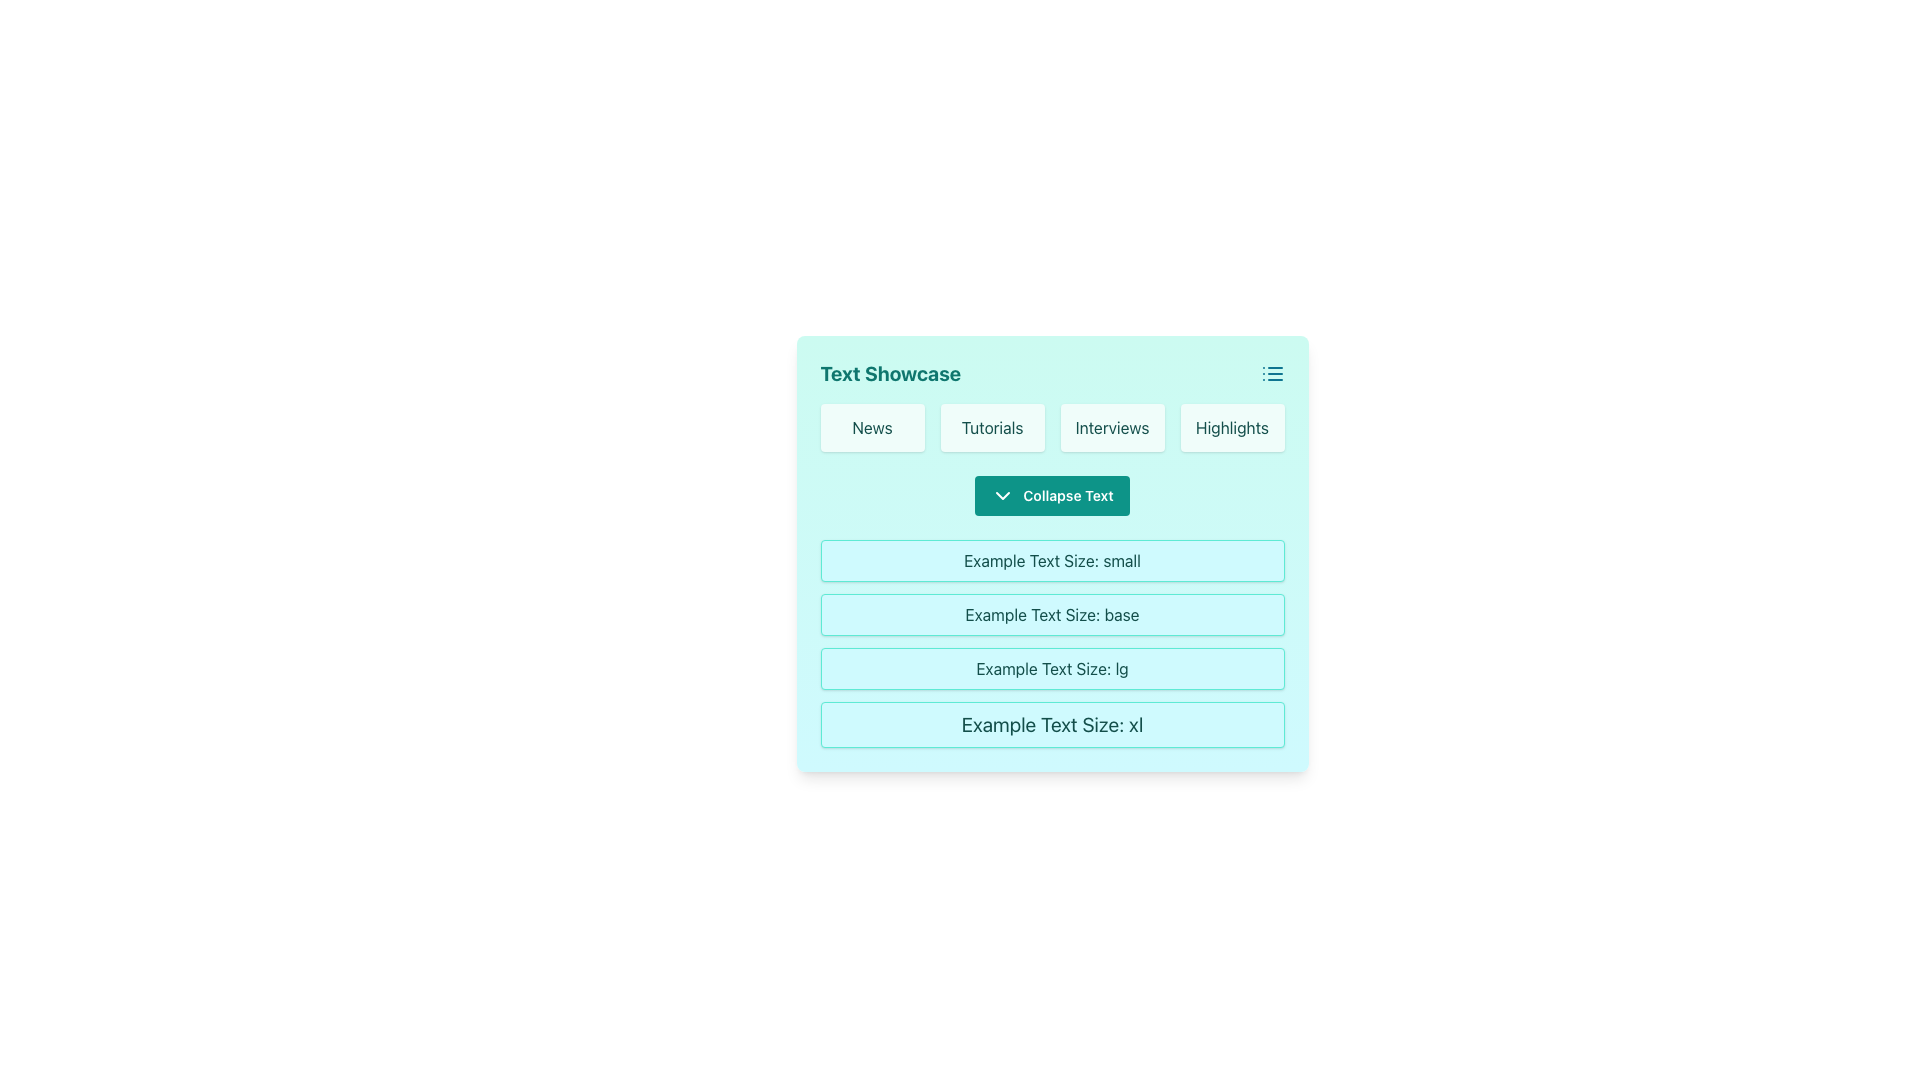 This screenshot has height=1080, width=1920. Describe the element at coordinates (992, 427) in the screenshot. I see `the 'Tutorials' button, which is a teal rectangular button with rounded corners, to trigger its hover effects` at that location.